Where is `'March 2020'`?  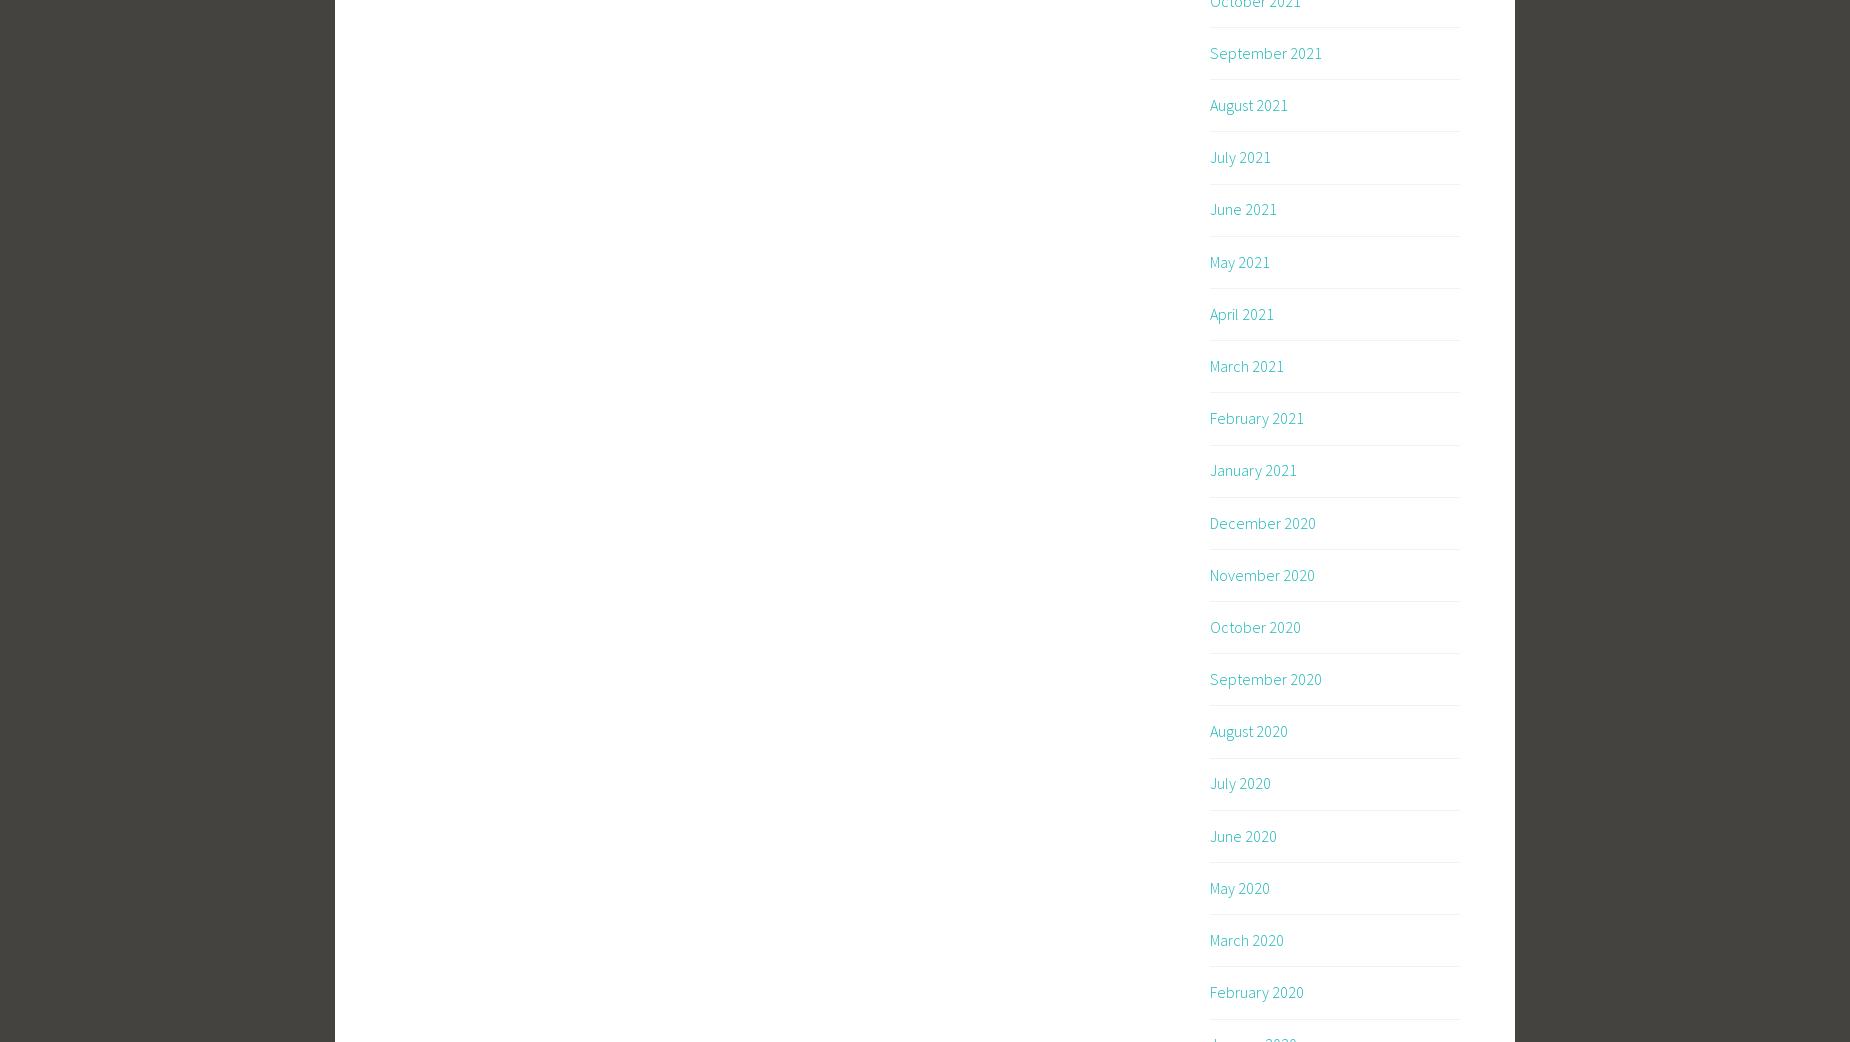
'March 2020' is located at coordinates (1246, 938).